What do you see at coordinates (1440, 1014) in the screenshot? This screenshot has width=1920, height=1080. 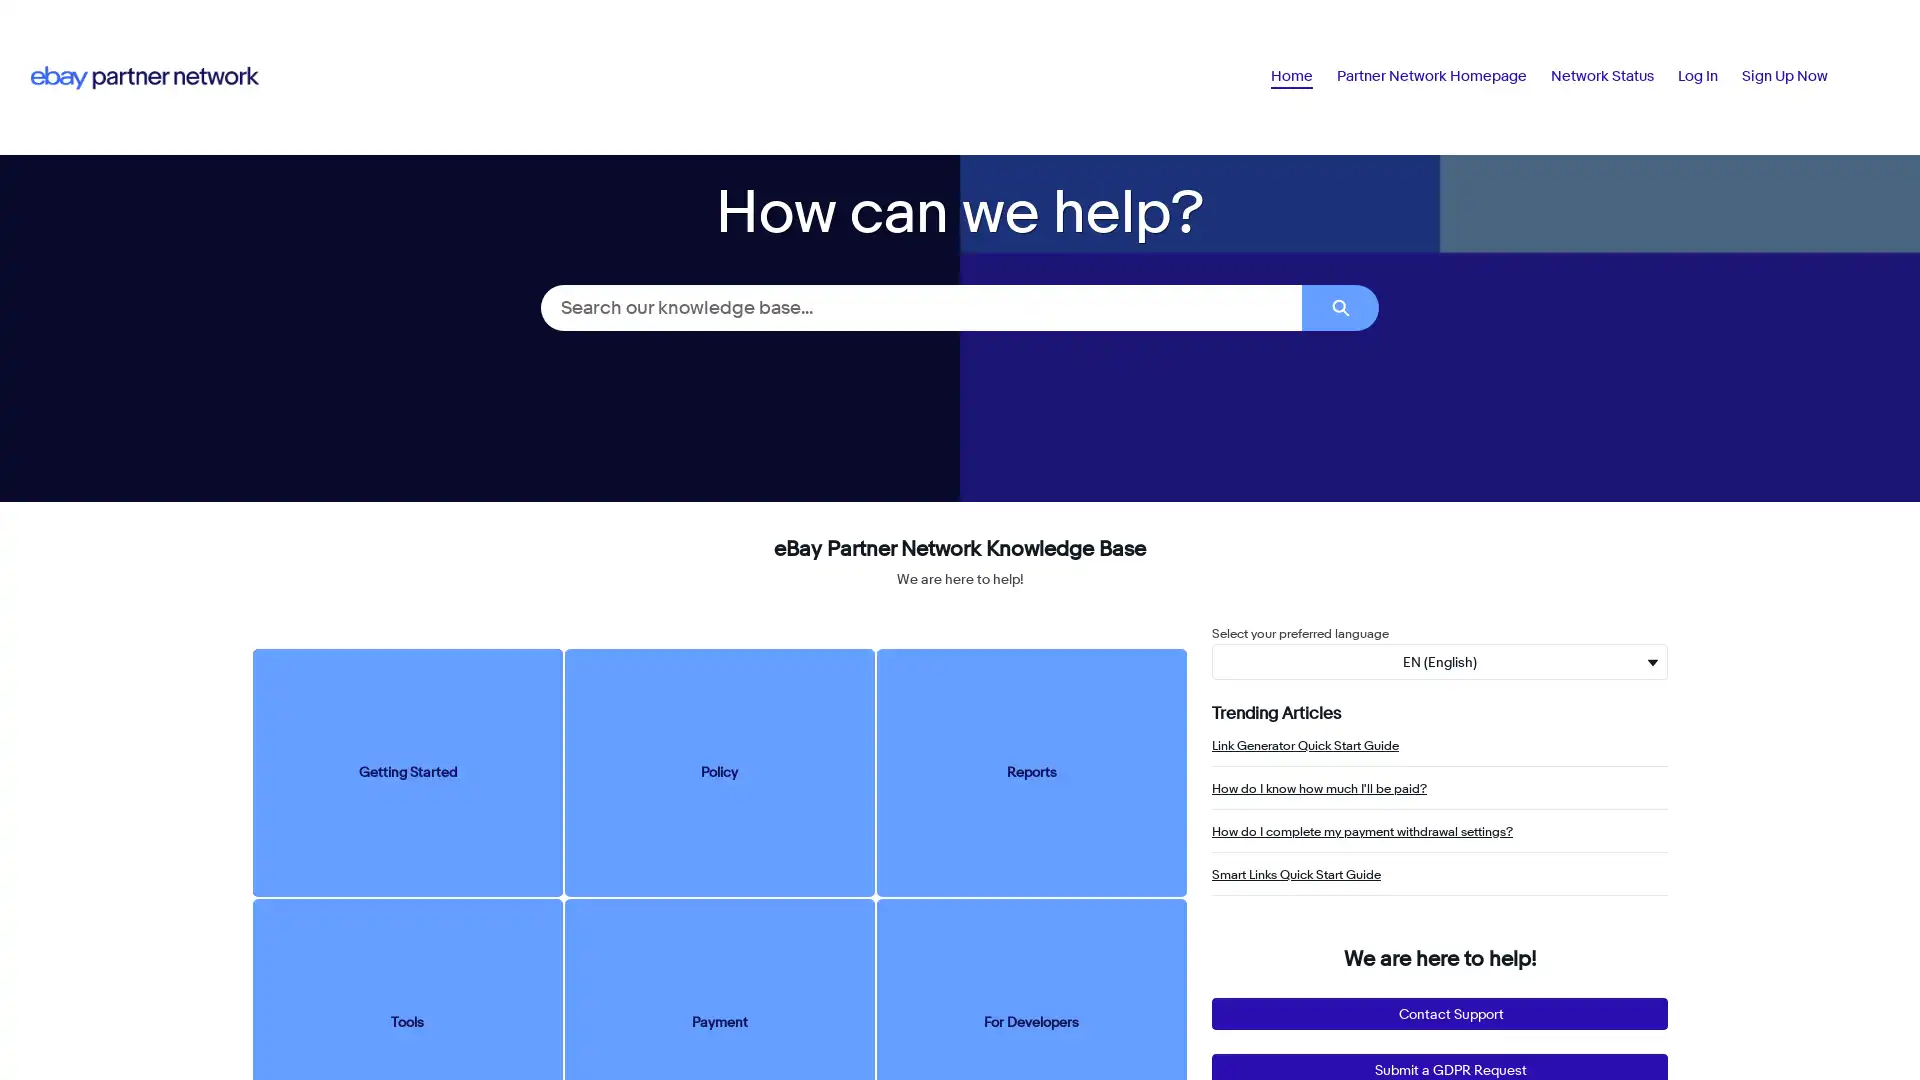 I see `Contact Support` at bounding box center [1440, 1014].